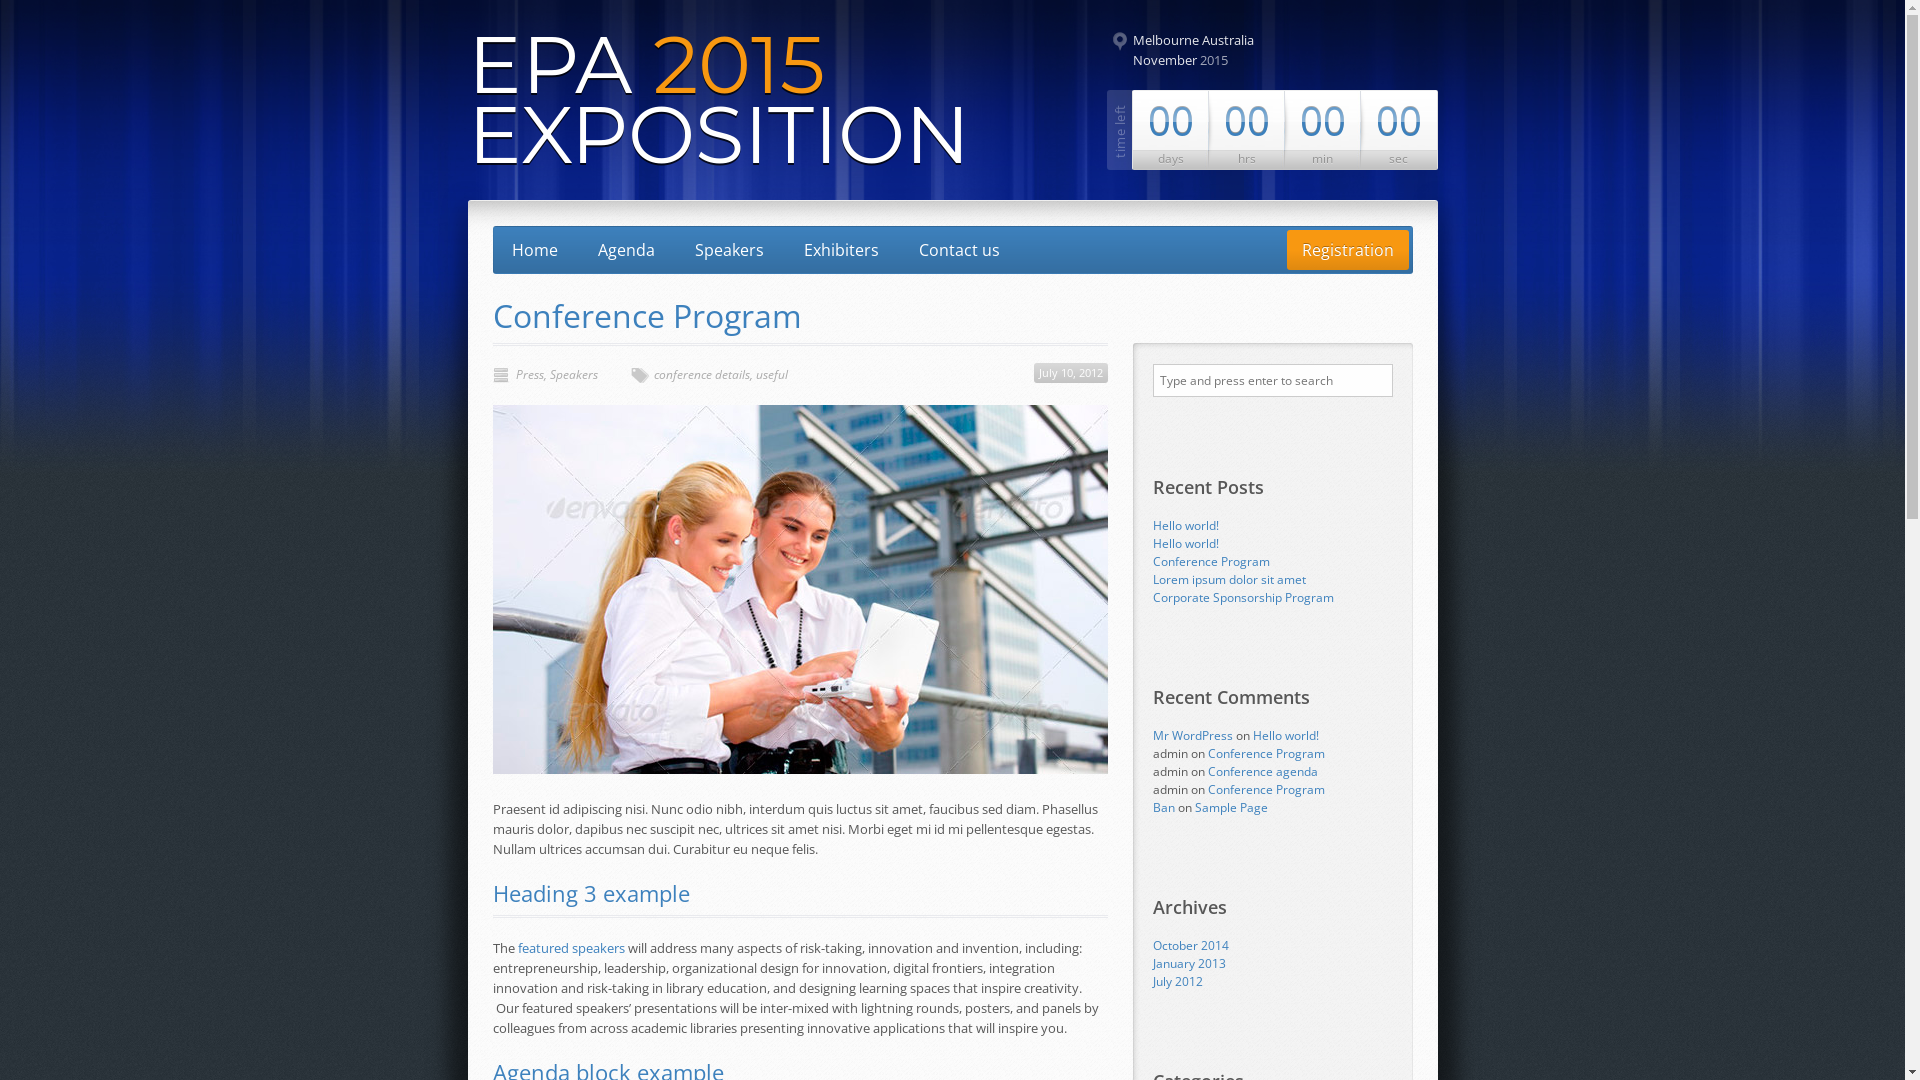 This screenshot has width=1920, height=1080. Describe the element at coordinates (1152, 524) in the screenshot. I see `'Hello world!'` at that location.